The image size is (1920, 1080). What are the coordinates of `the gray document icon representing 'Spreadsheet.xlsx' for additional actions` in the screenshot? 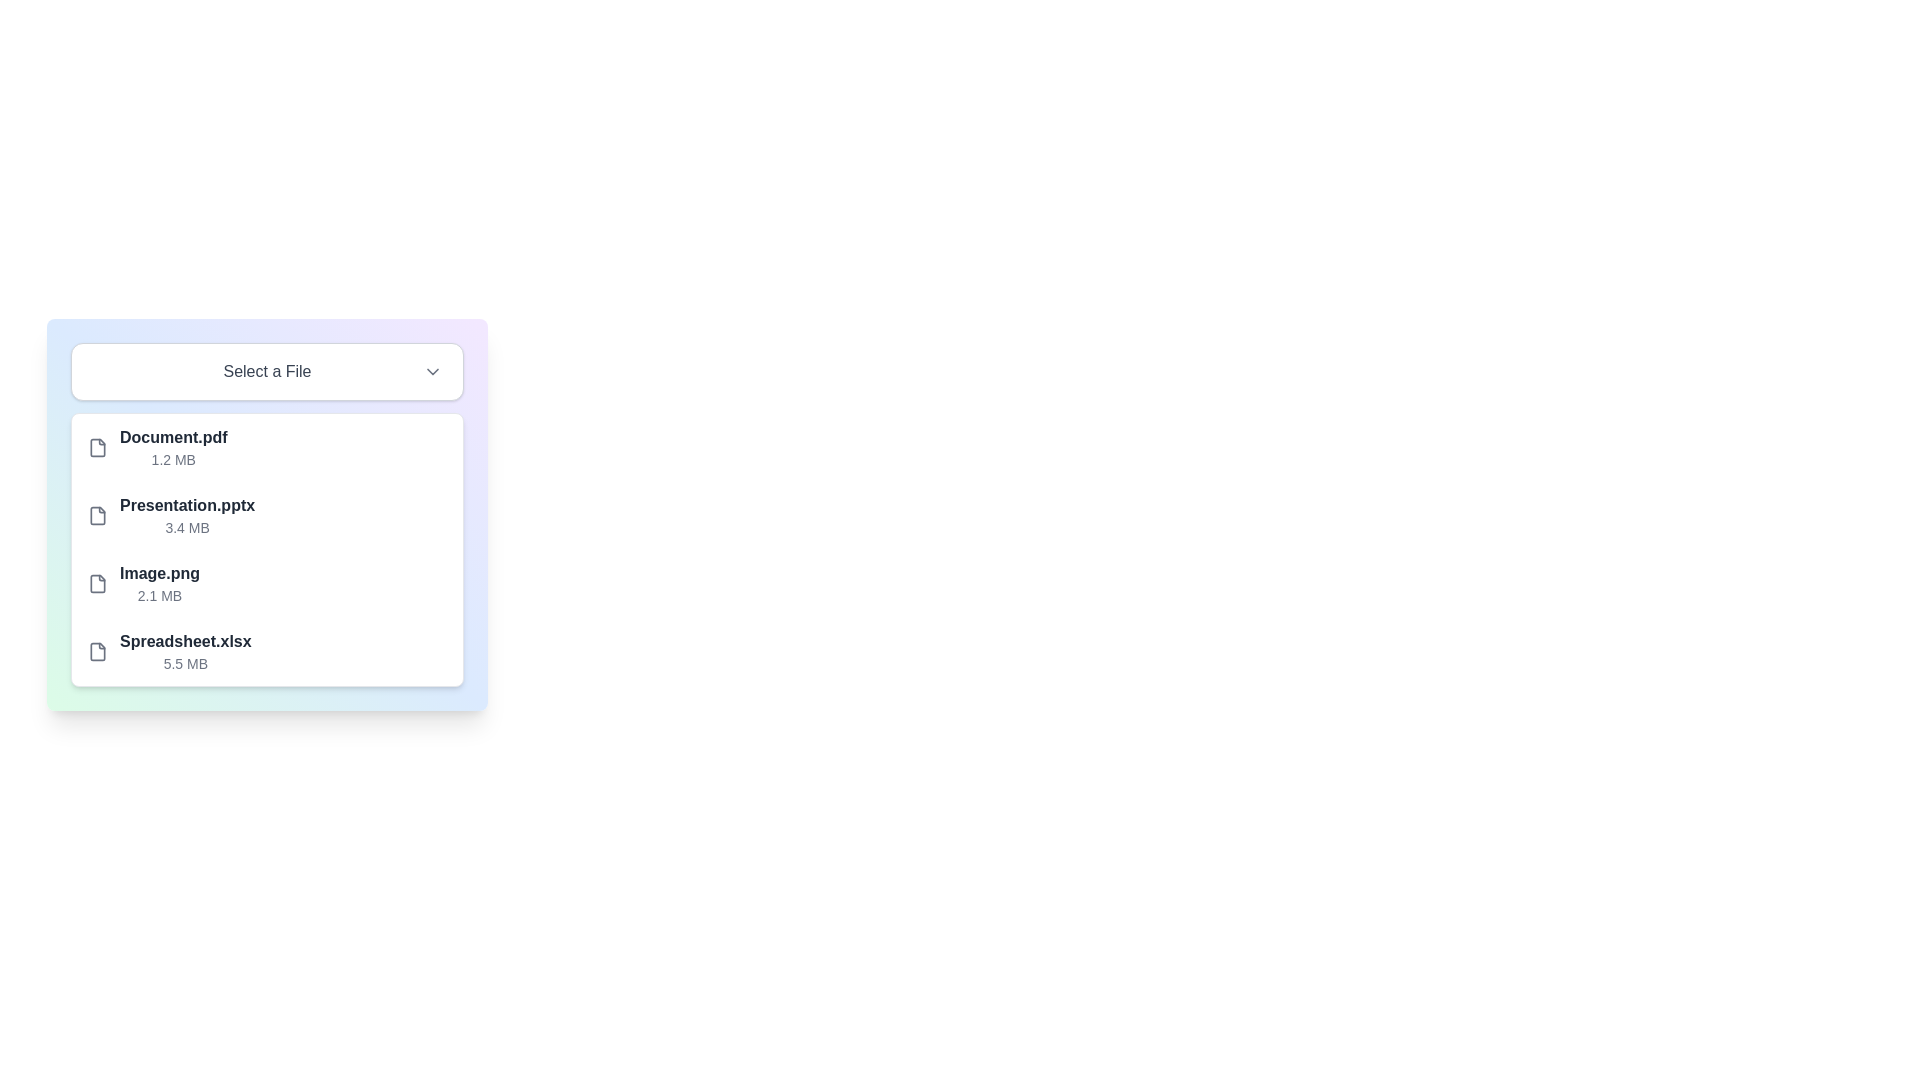 It's located at (96, 651).